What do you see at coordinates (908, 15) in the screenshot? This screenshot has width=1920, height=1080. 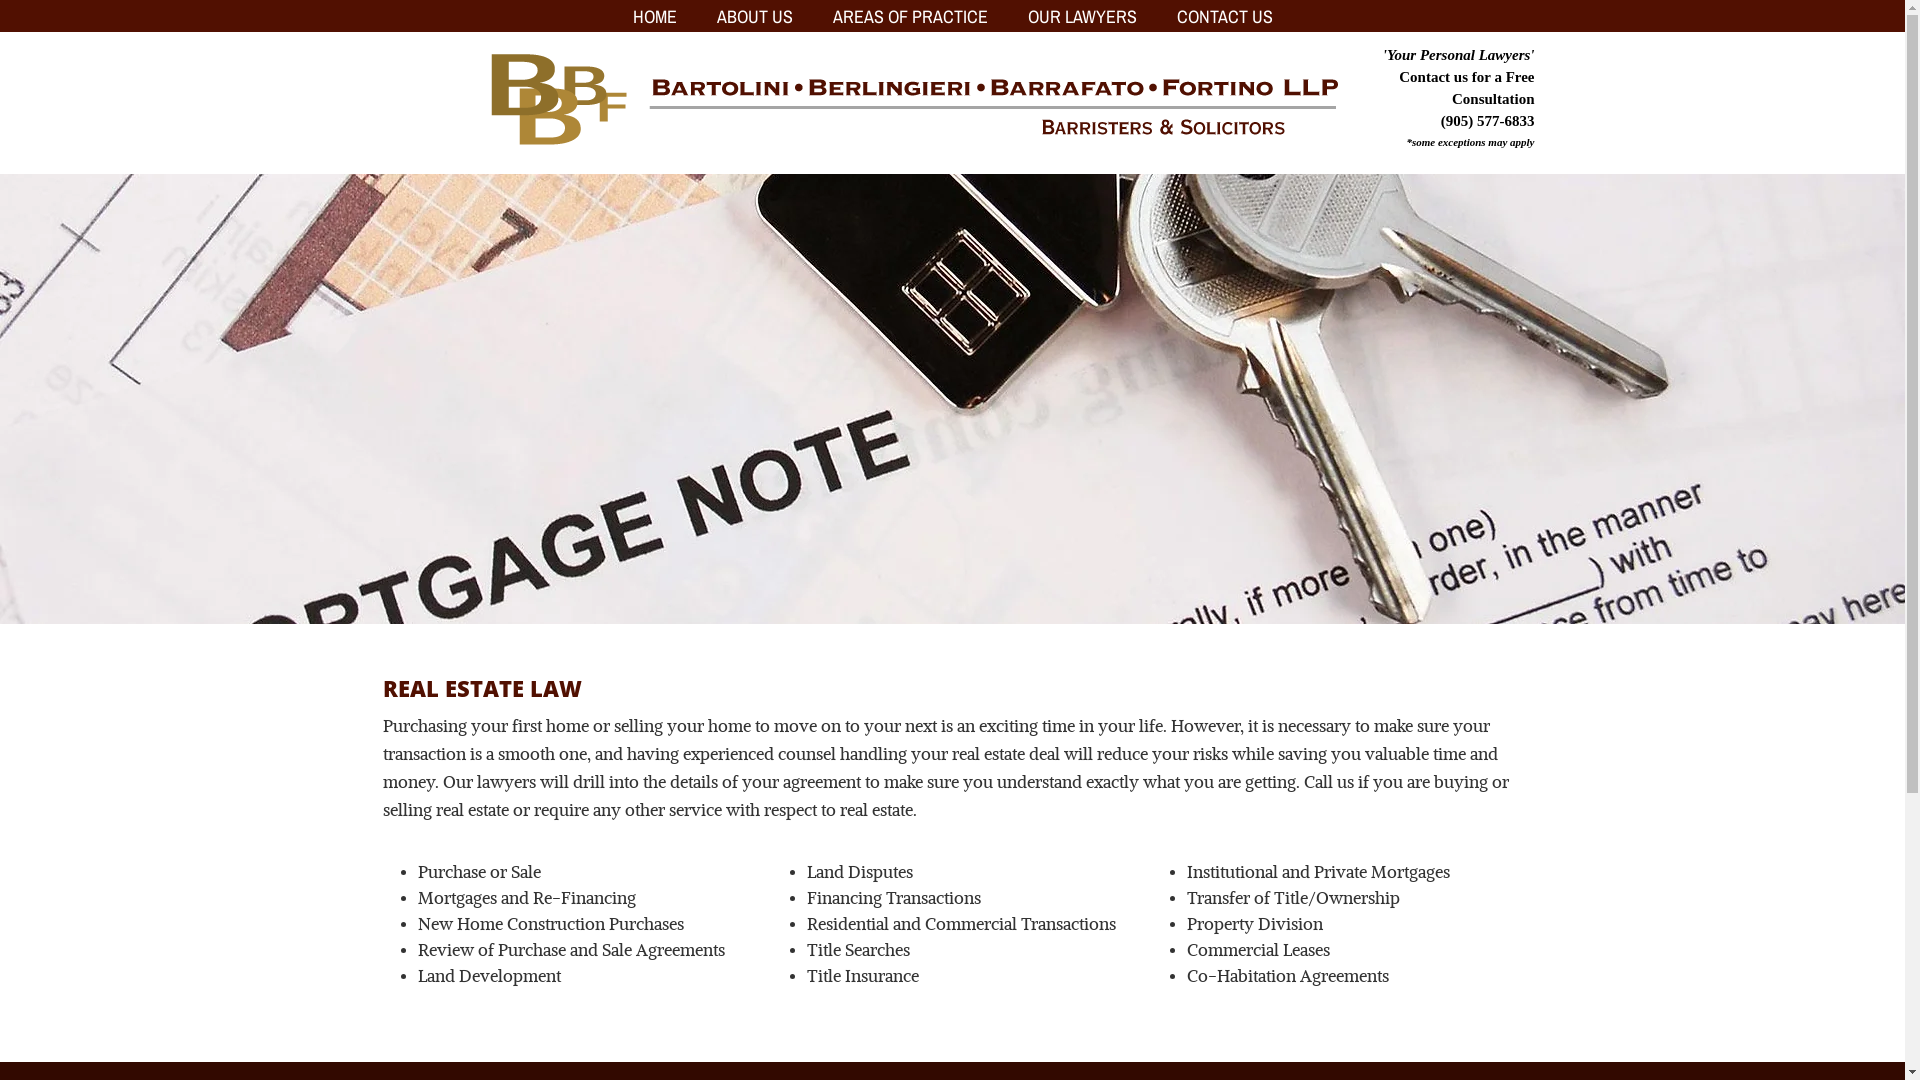 I see `'AREAS OF PRACTICE'` at bounding box center [908, 15].